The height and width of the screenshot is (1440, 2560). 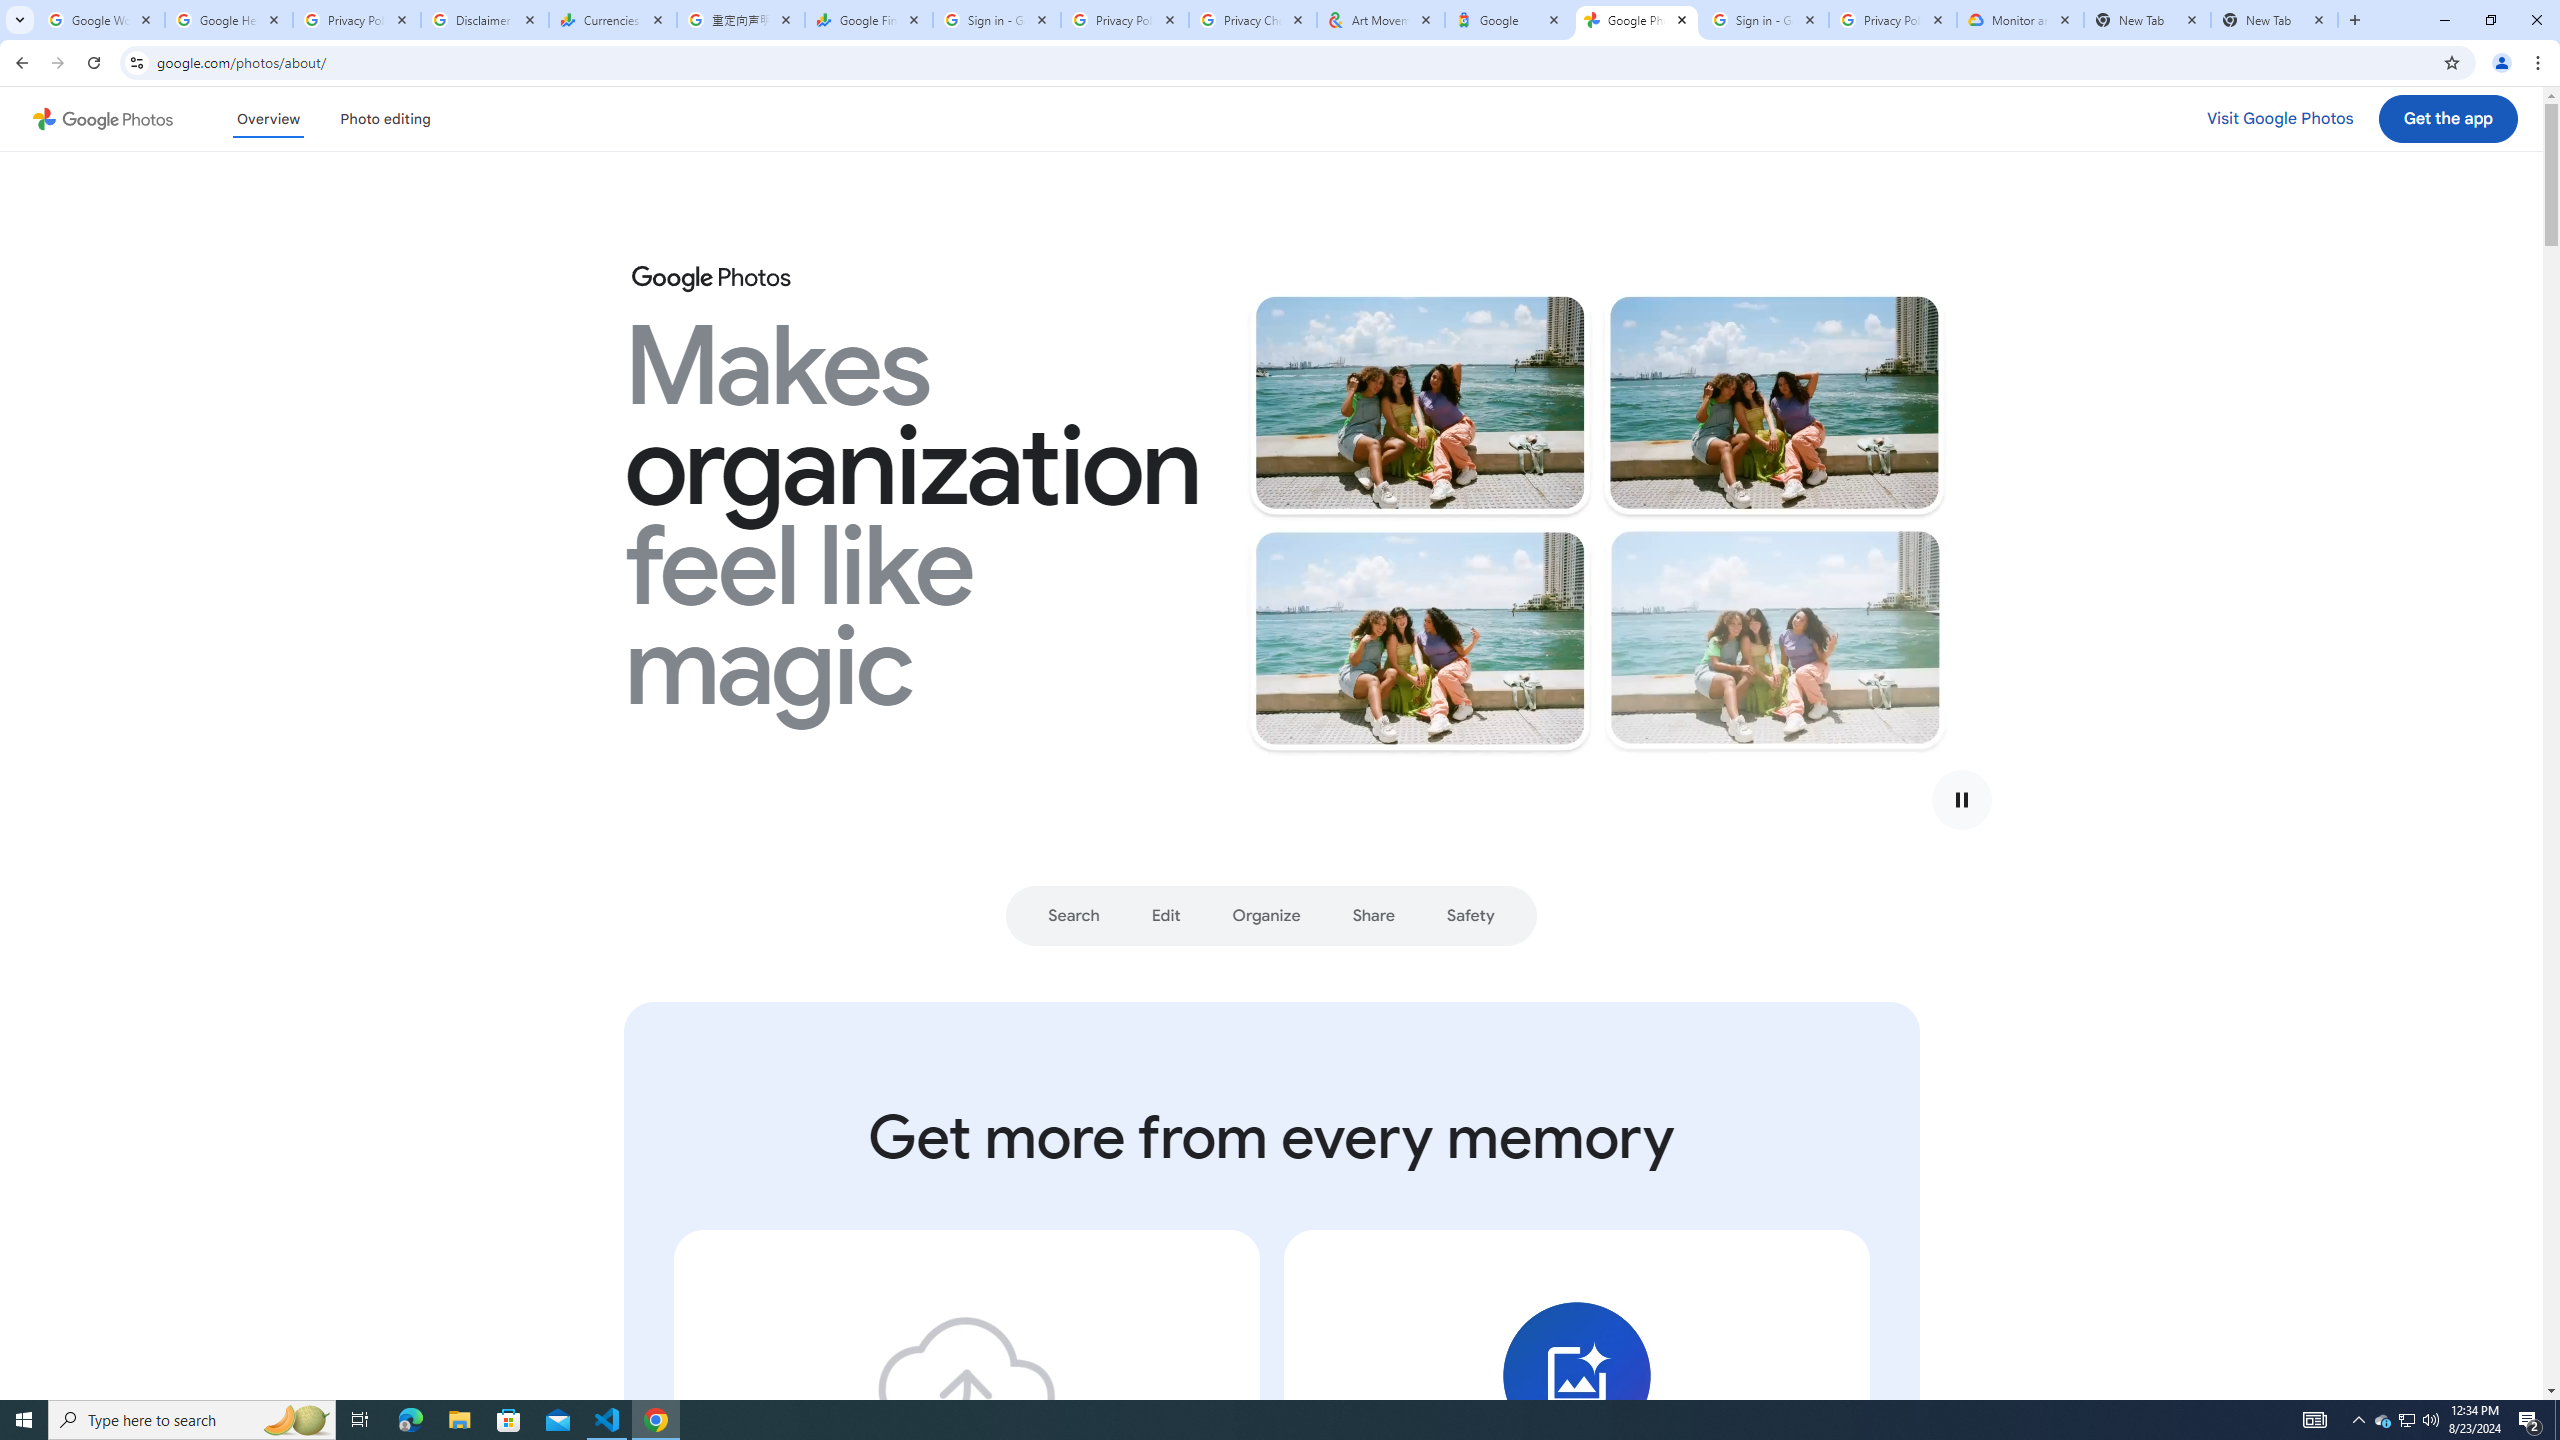 I want to click on 'Play video', so click(x=1960, y=798).